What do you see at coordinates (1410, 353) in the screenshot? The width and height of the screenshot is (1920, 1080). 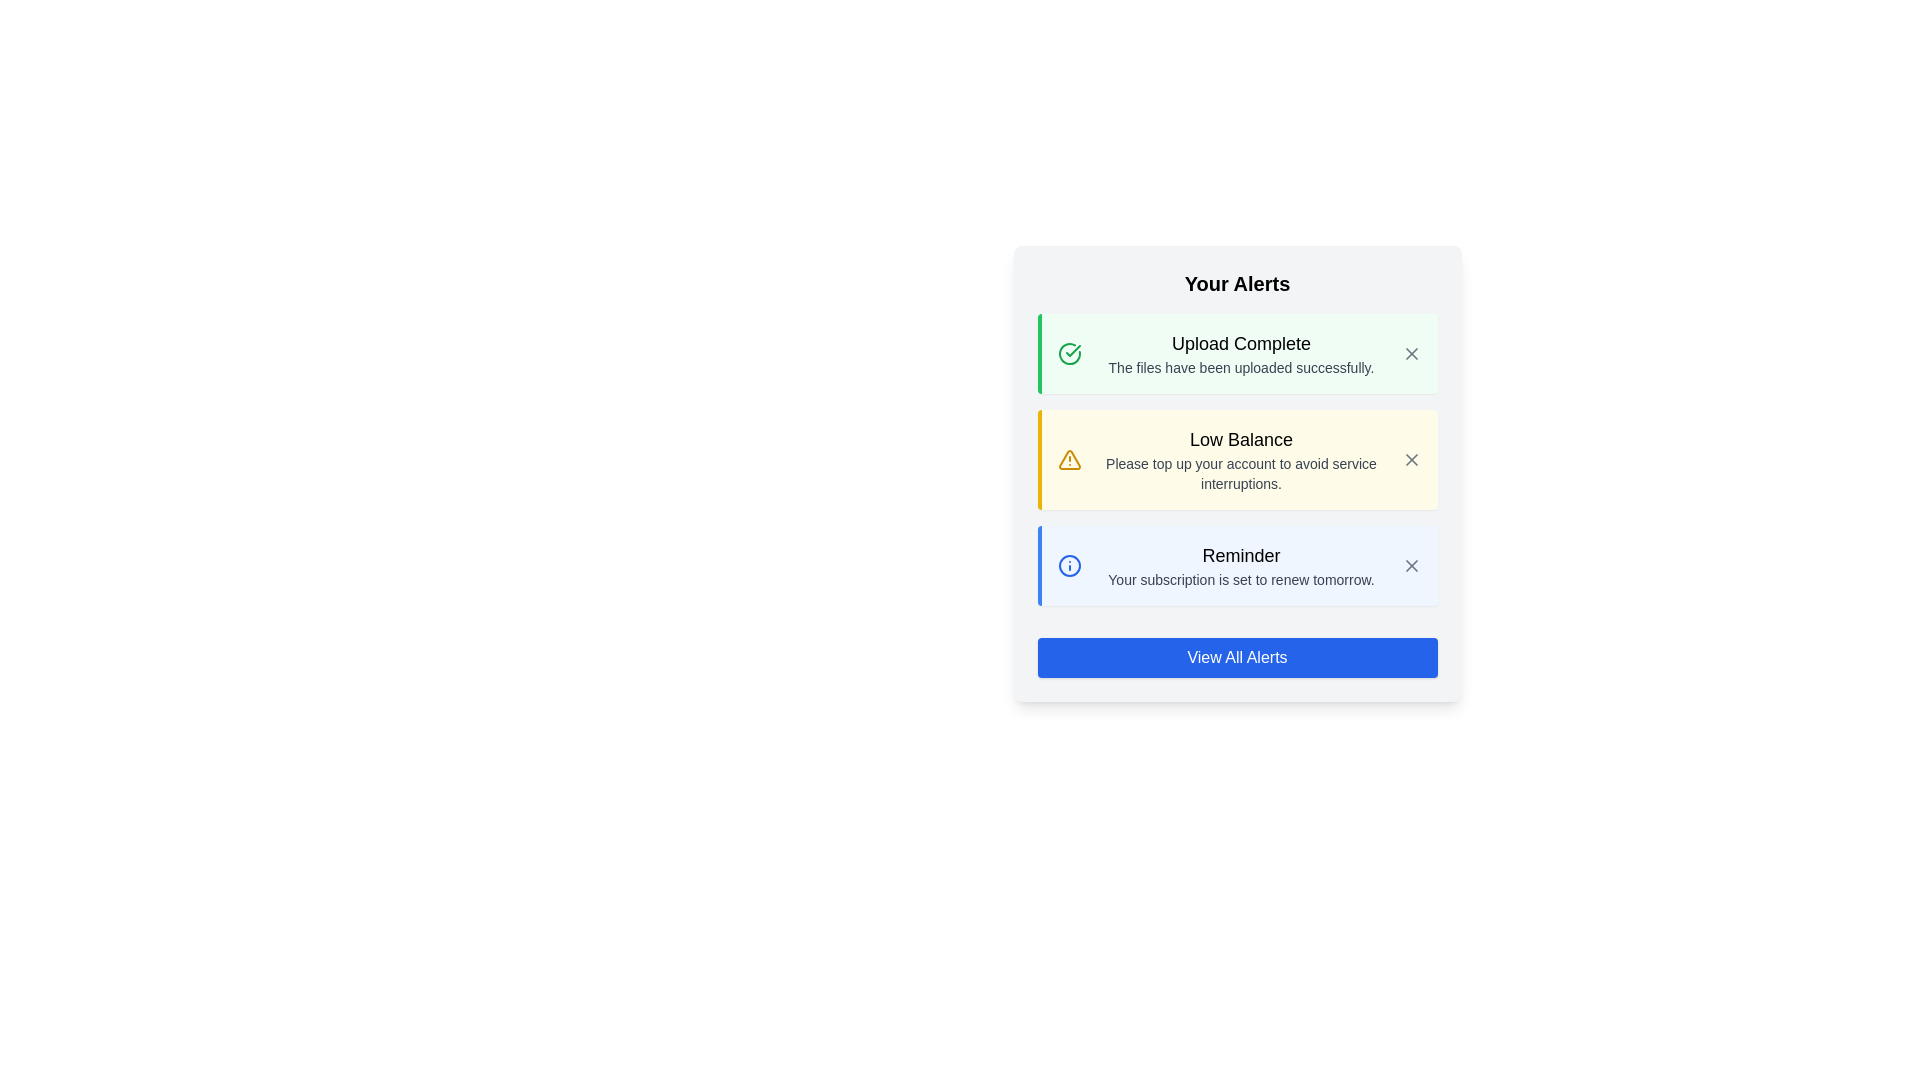 I see `the Close indicator icon (X shape) located at the top-right corner of the 'Upload Complete' alert box` at bounding box center [1410, 353].